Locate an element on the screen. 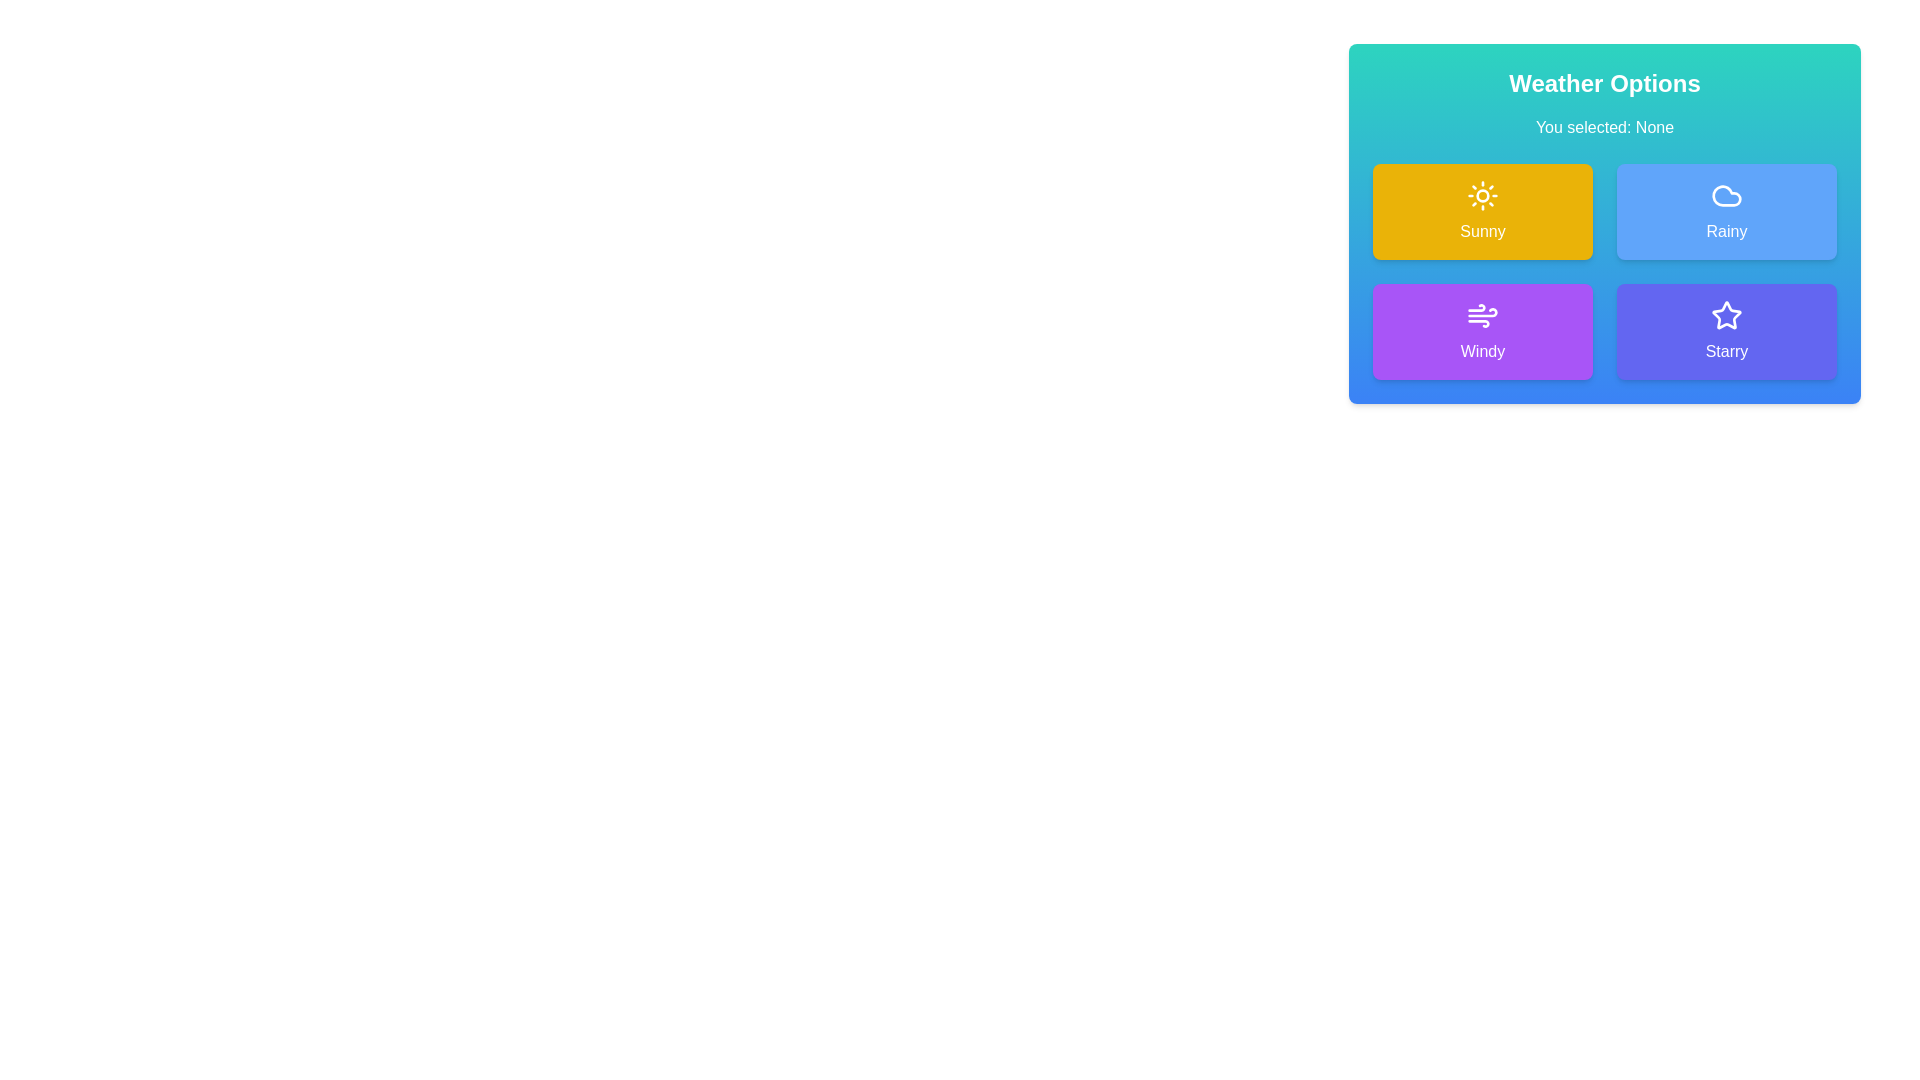 The image size is (1920, 1080). the 'Windy' button with a purple background and white text is located at coordinates (1483, 330).